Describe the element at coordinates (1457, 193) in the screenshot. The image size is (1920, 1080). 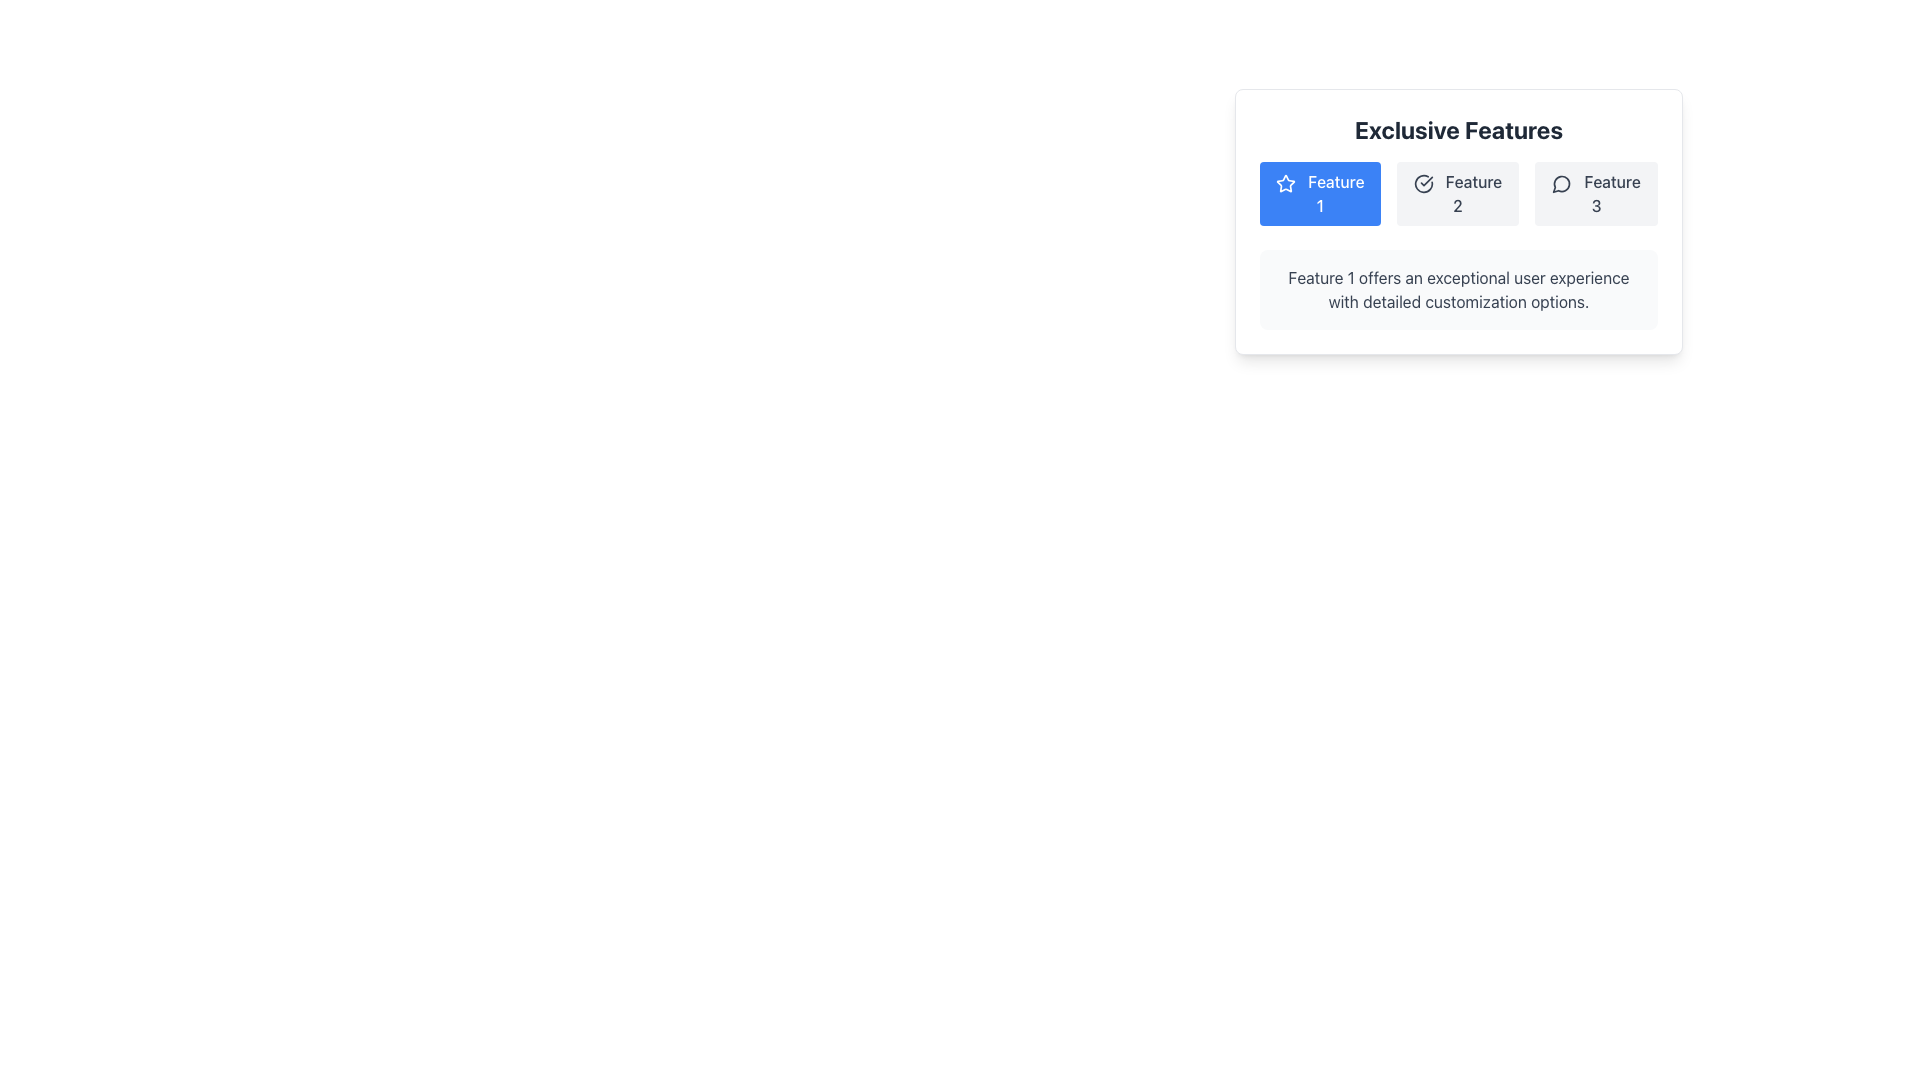
I see `the button labeled 'Feature 2' in the 'Exclusive Features' section` at that location.